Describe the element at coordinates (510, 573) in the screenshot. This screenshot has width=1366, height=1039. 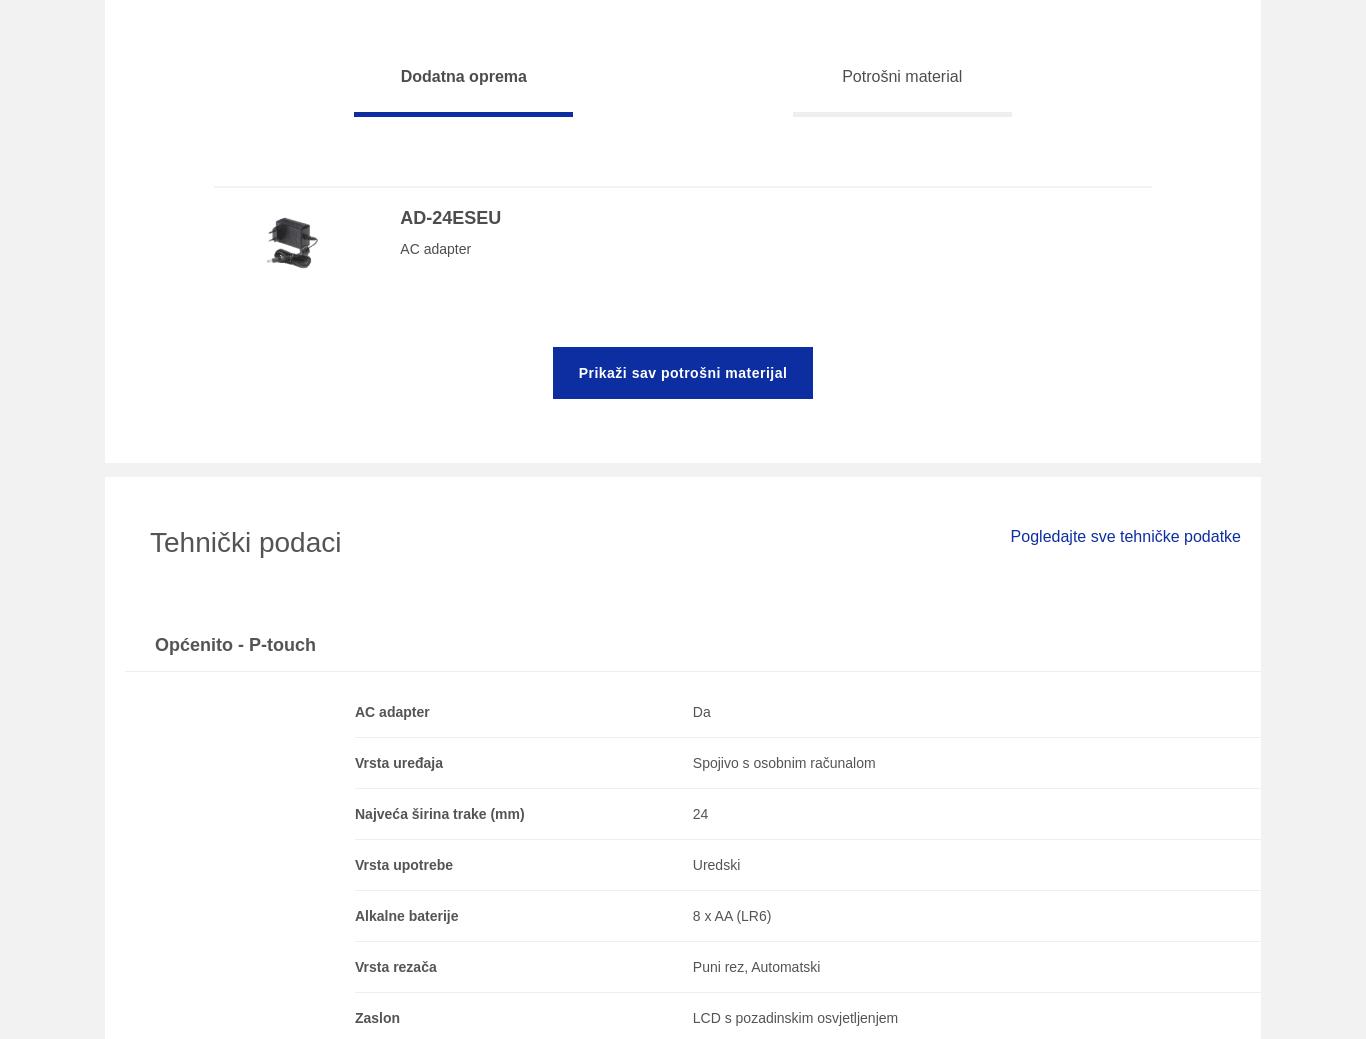
I see `'Često postavljana pitanja (FAQ) i priručnici'` at that location.